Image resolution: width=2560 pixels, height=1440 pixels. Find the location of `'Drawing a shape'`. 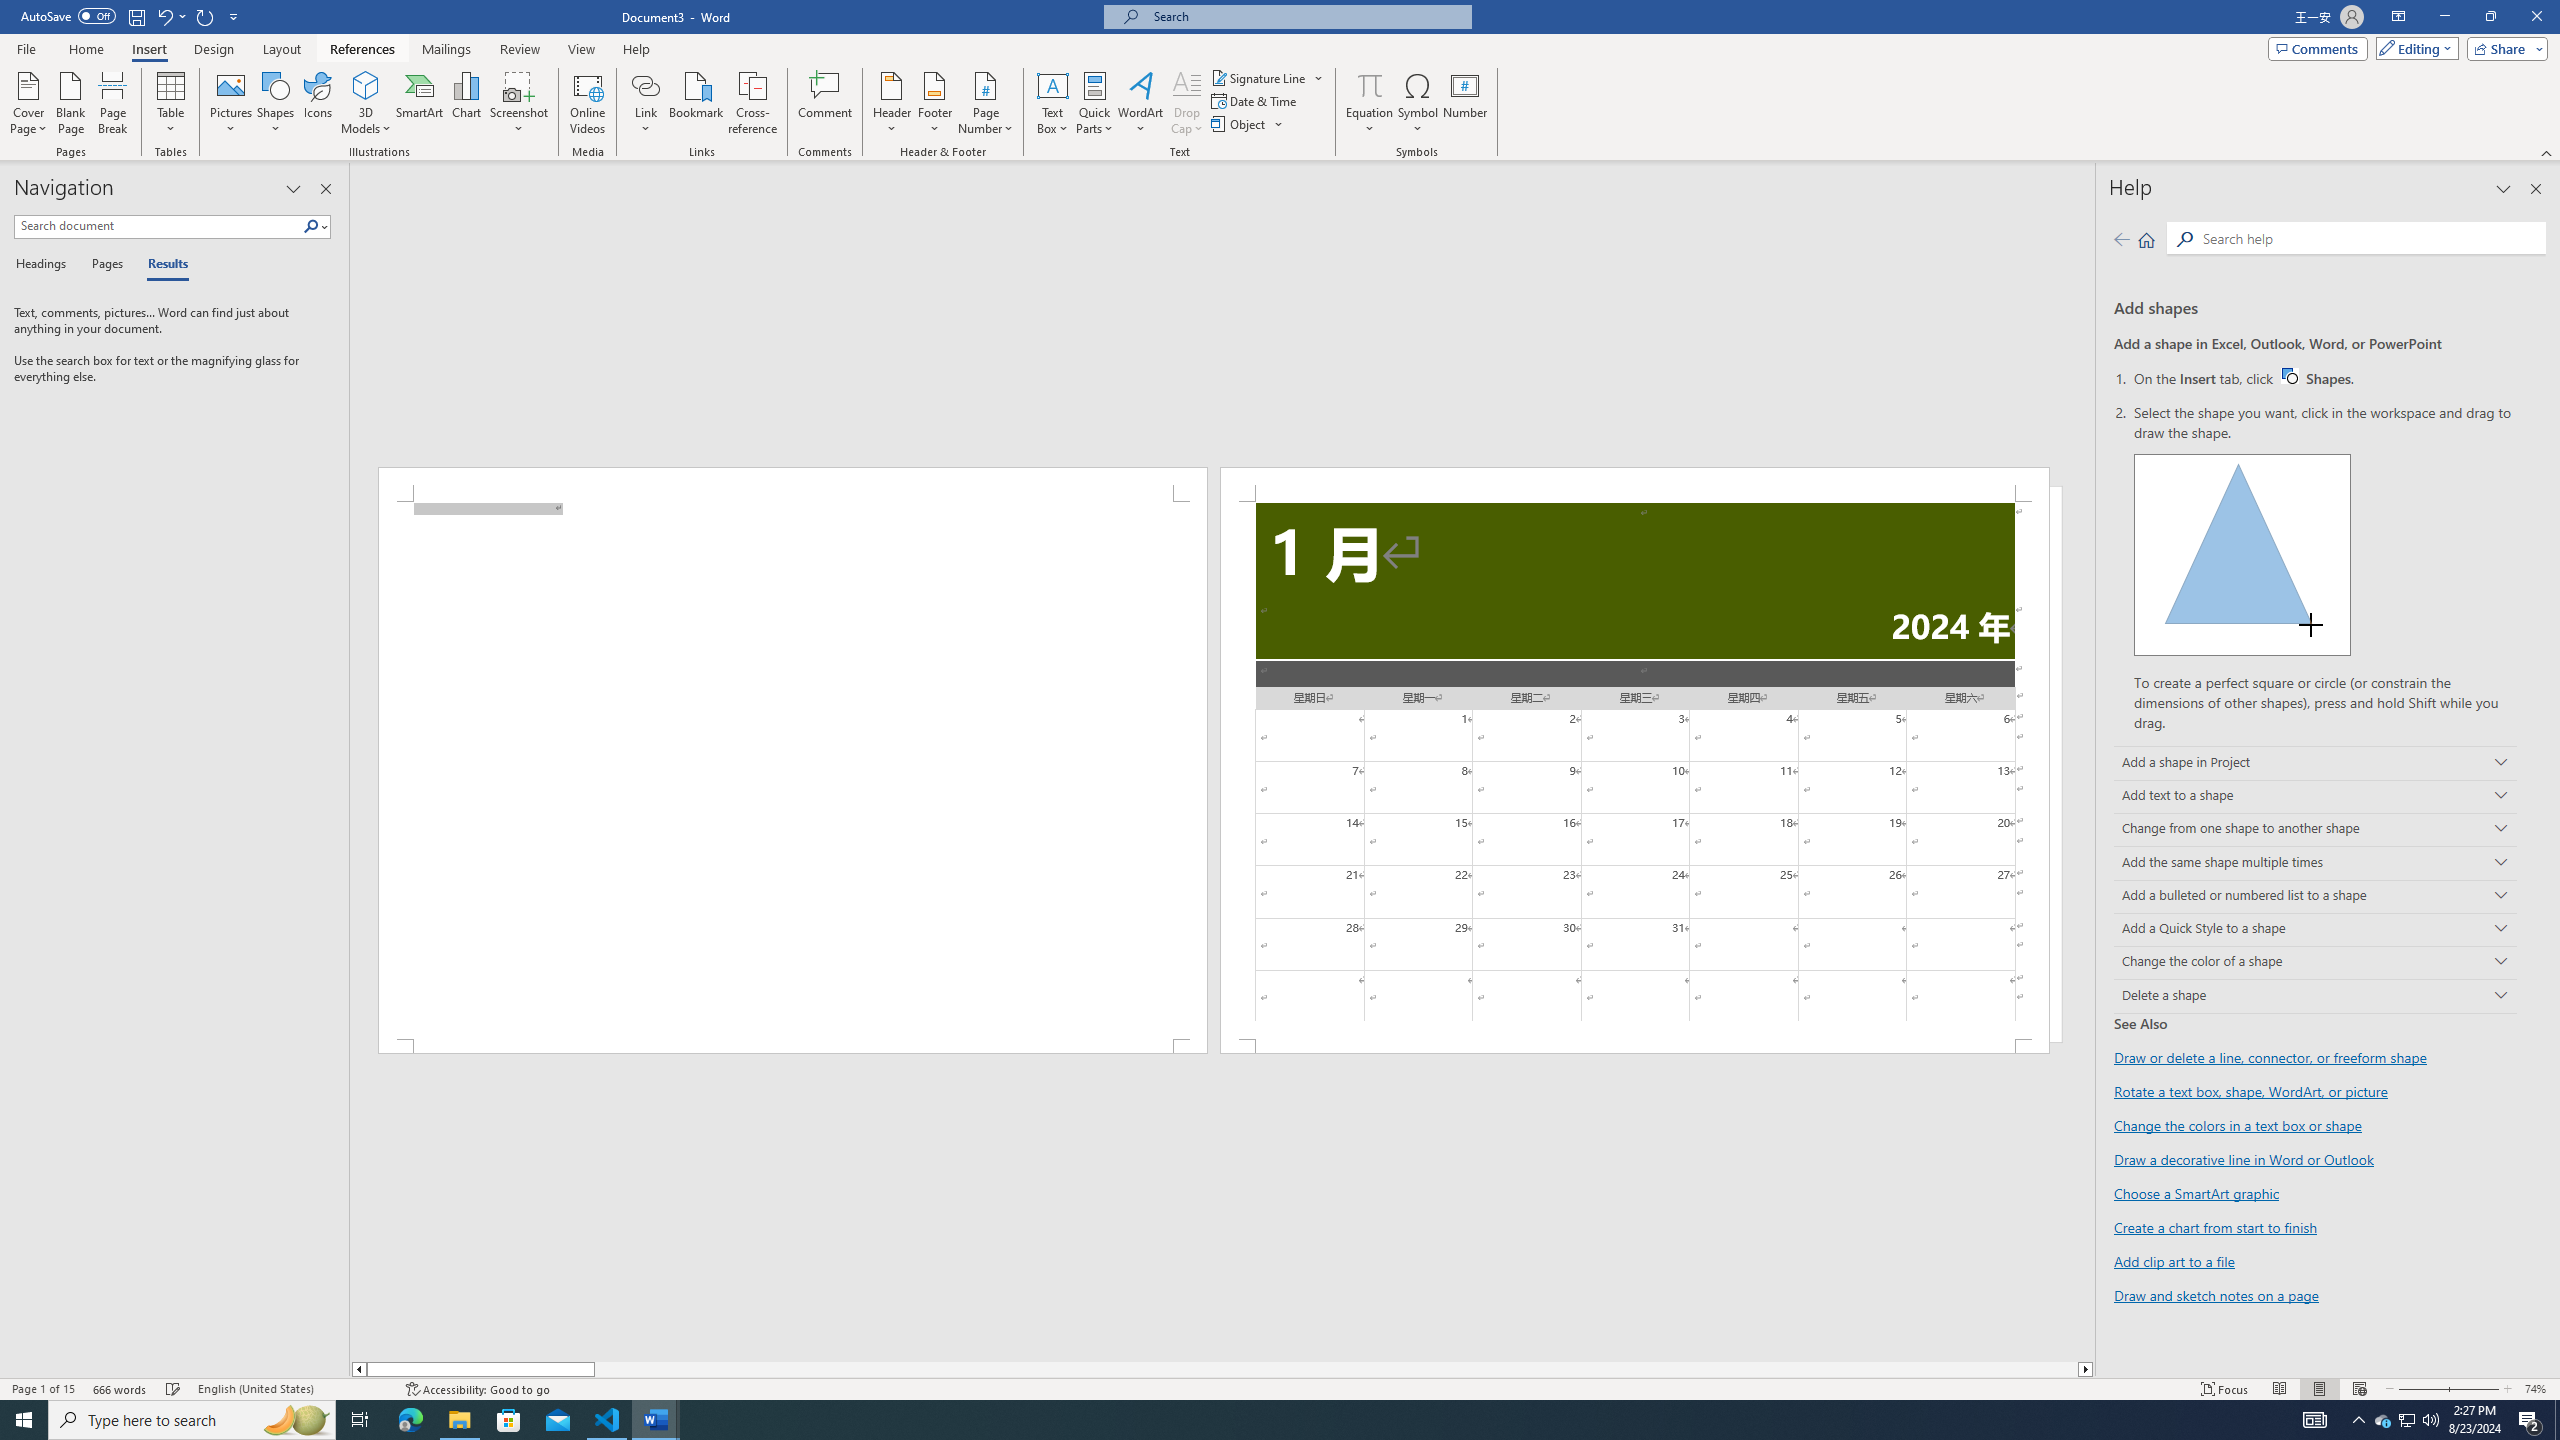

'Drawing a shape' is located at coordinates (2242, 555).